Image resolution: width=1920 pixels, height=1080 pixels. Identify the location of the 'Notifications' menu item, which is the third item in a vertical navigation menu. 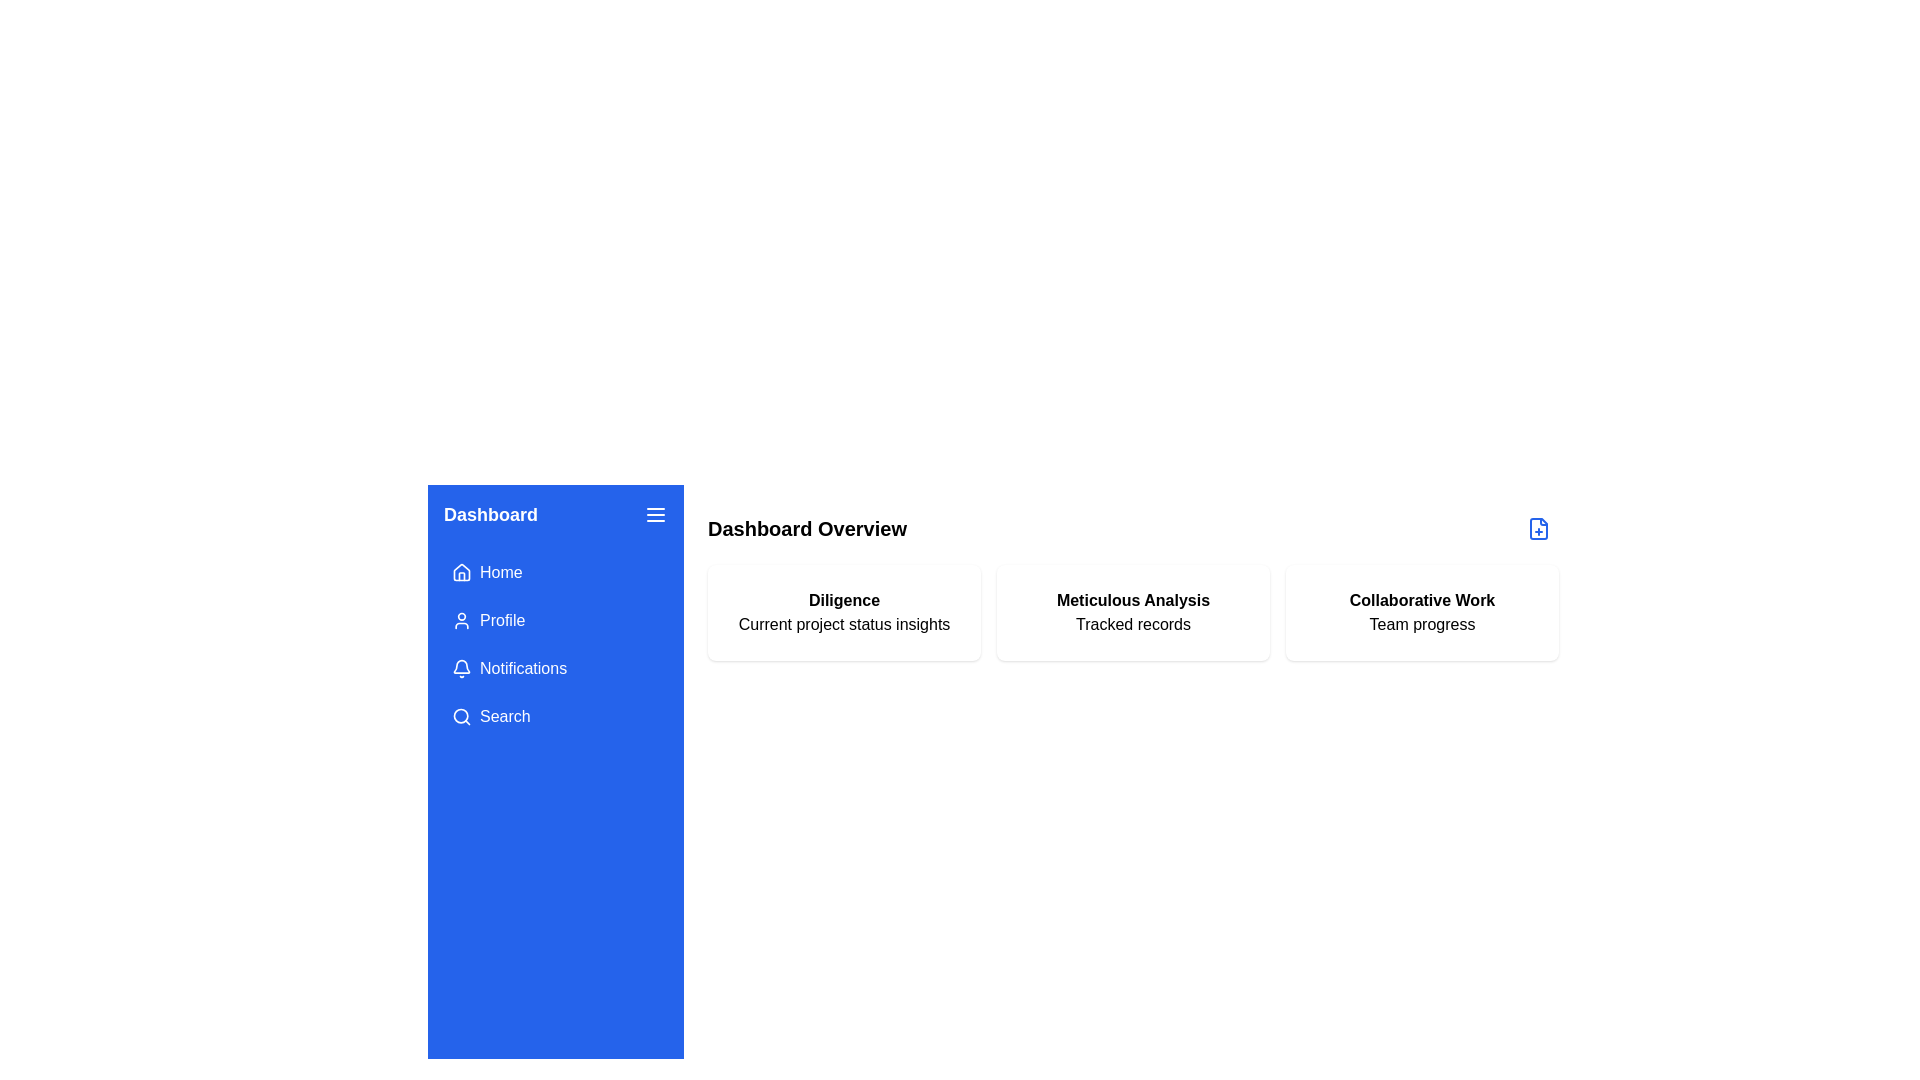
(556, 668).